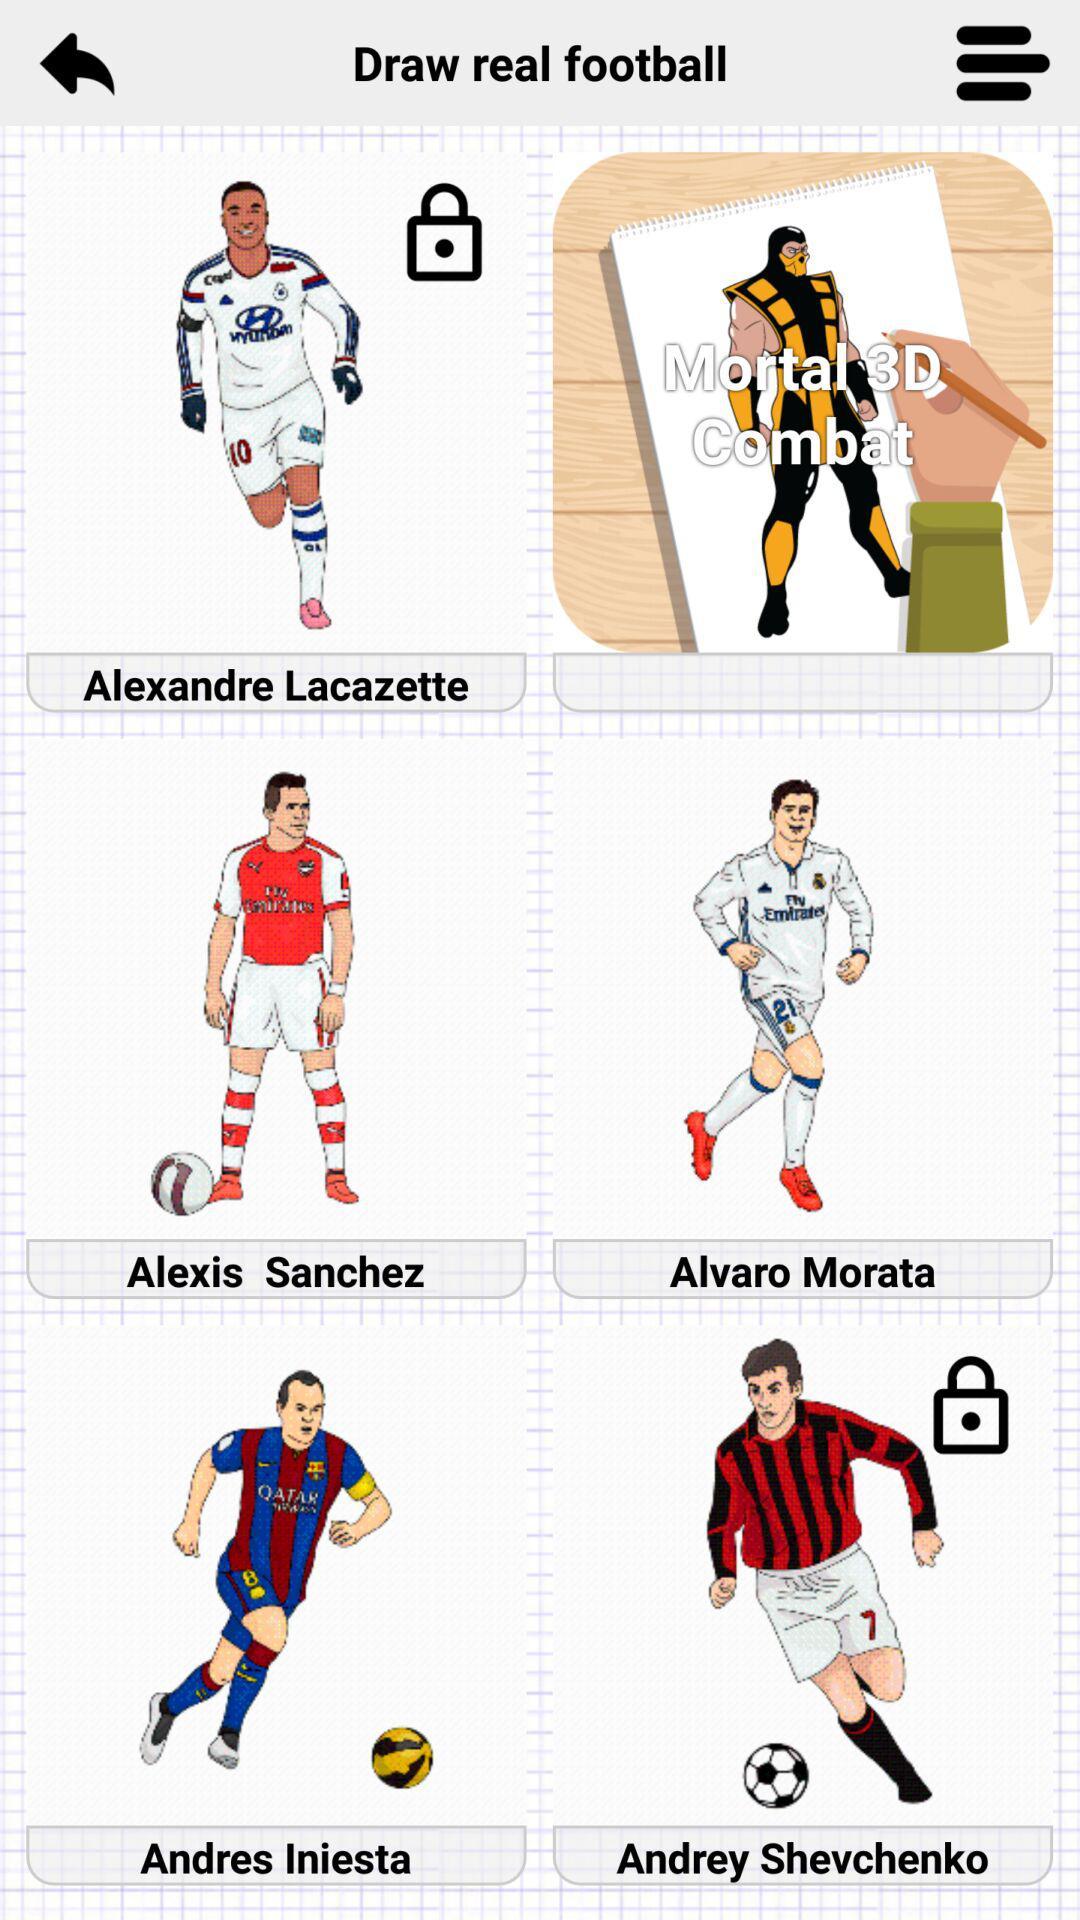 The image size is (1080, 1920). I want to click on menu, so click(1003, 62).